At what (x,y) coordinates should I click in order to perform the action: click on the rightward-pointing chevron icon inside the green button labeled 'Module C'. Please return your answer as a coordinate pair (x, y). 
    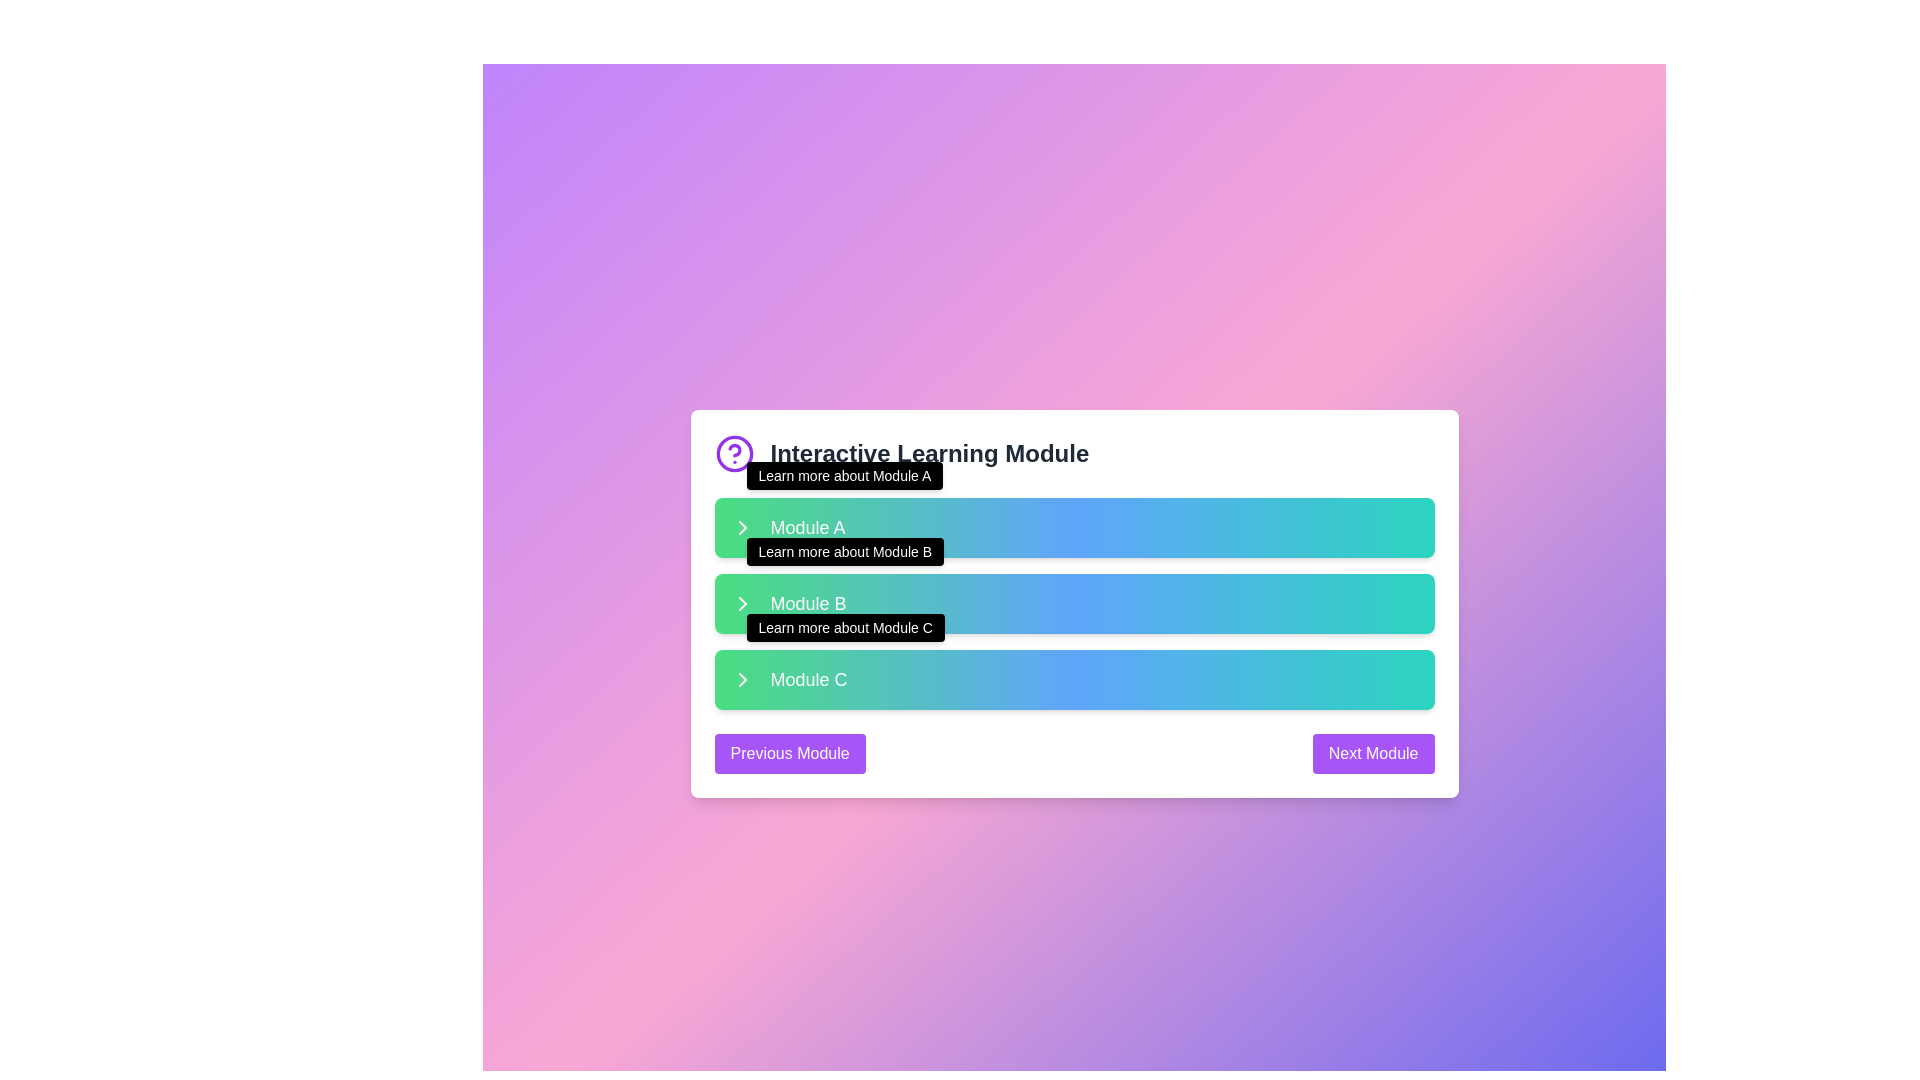
    Looking at the image, I should click on (741, 678).